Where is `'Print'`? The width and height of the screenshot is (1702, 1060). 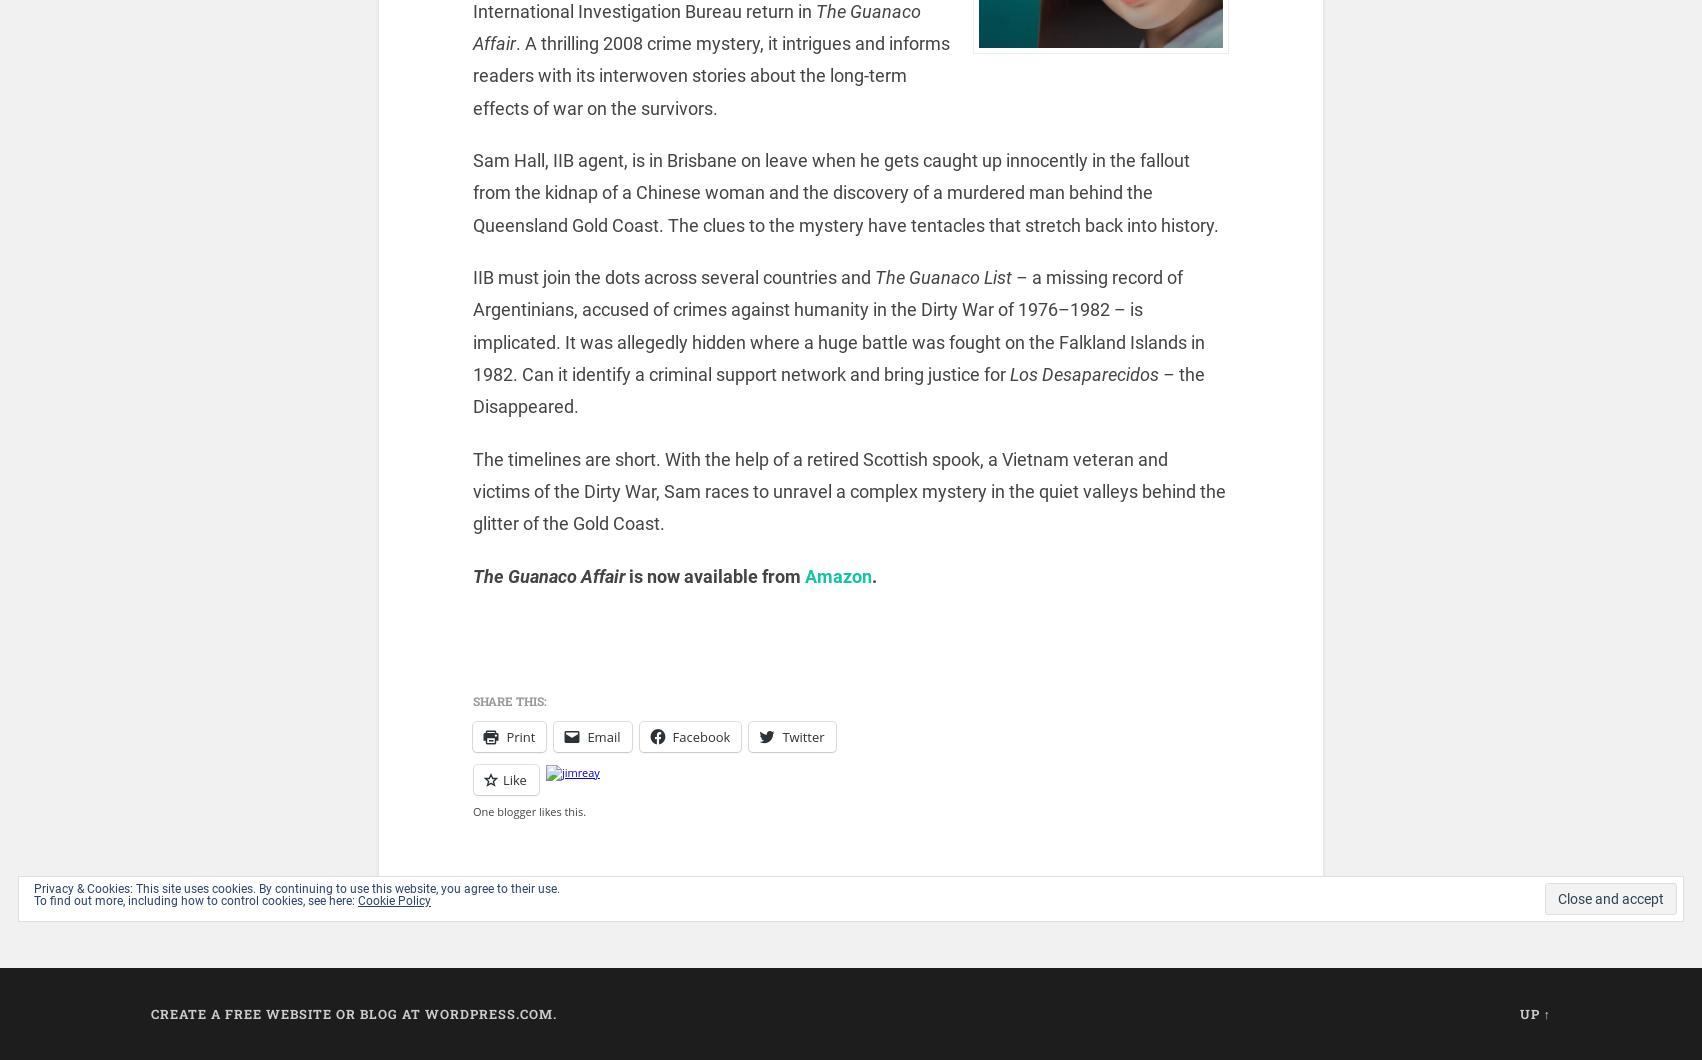
'Print' is located at coordinates (519, 734).